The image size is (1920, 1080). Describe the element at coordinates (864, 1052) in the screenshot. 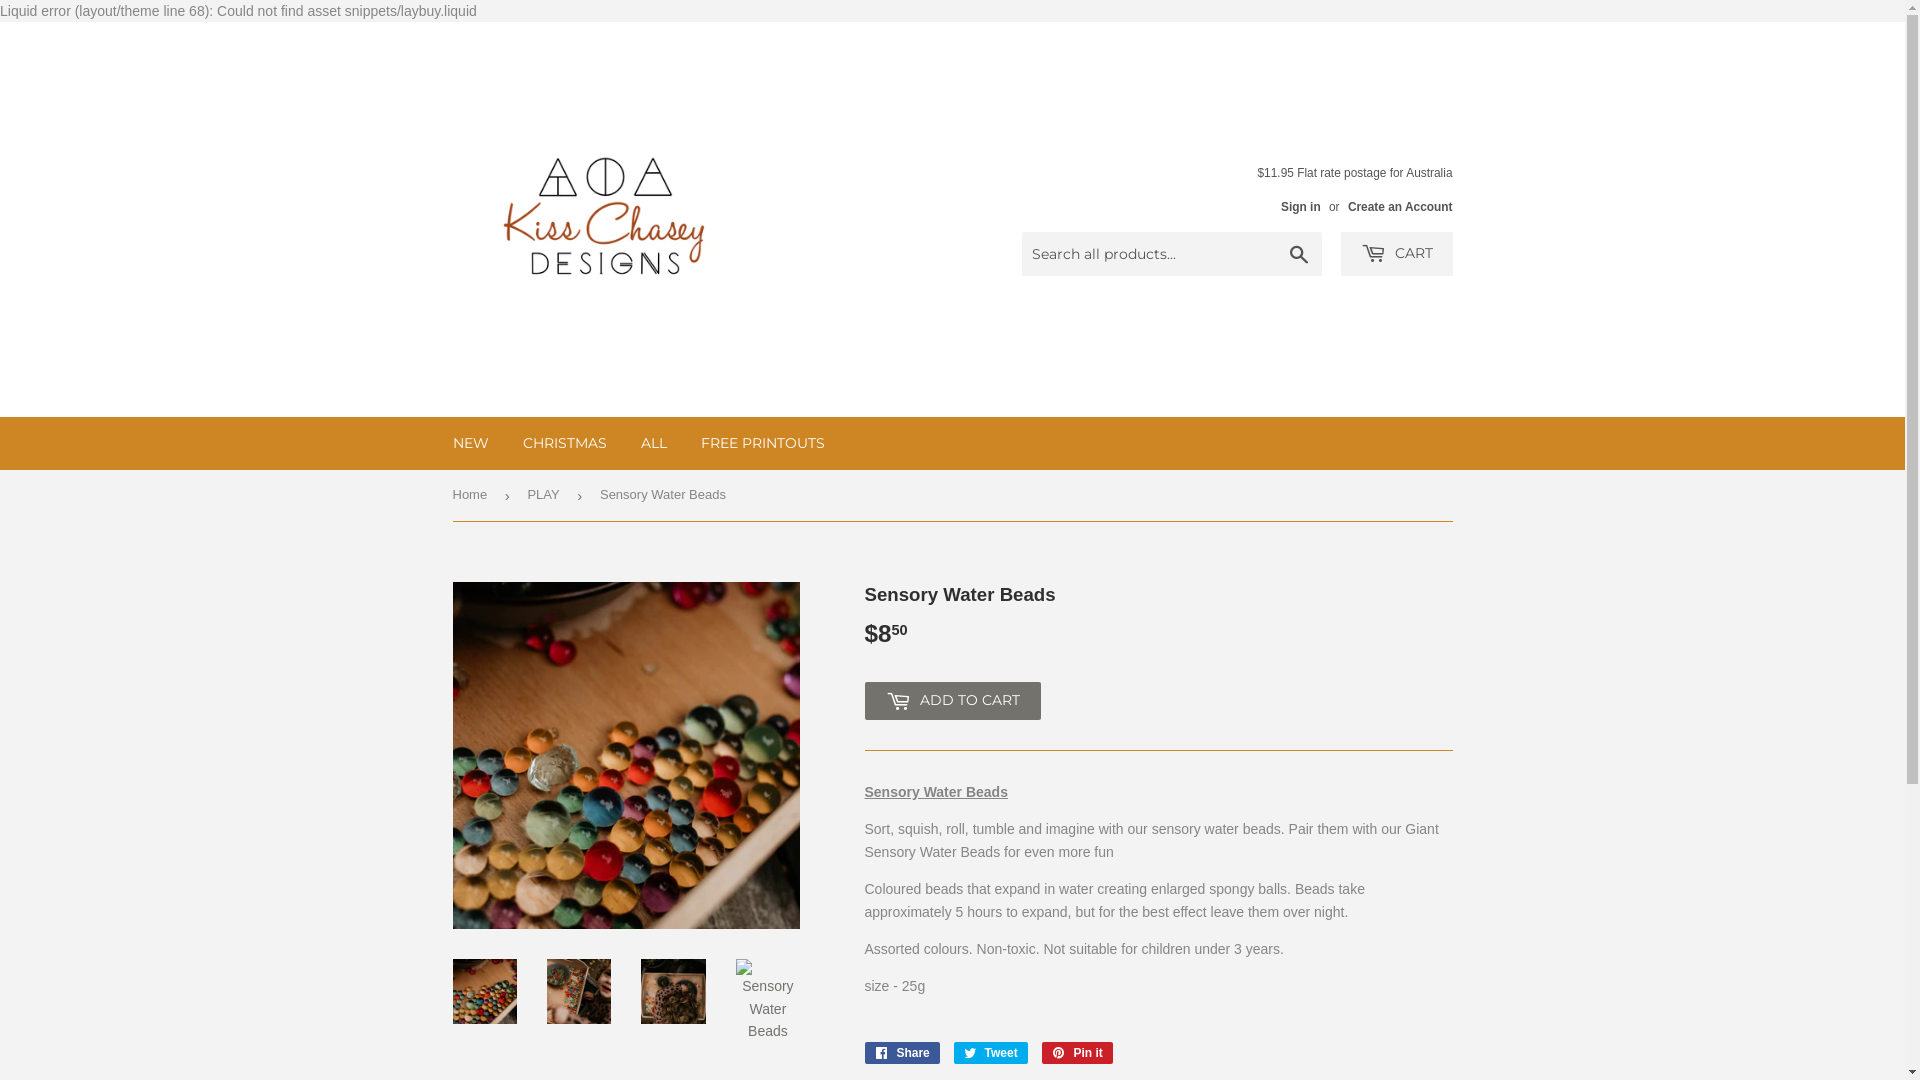

I see `'Share` at that location.